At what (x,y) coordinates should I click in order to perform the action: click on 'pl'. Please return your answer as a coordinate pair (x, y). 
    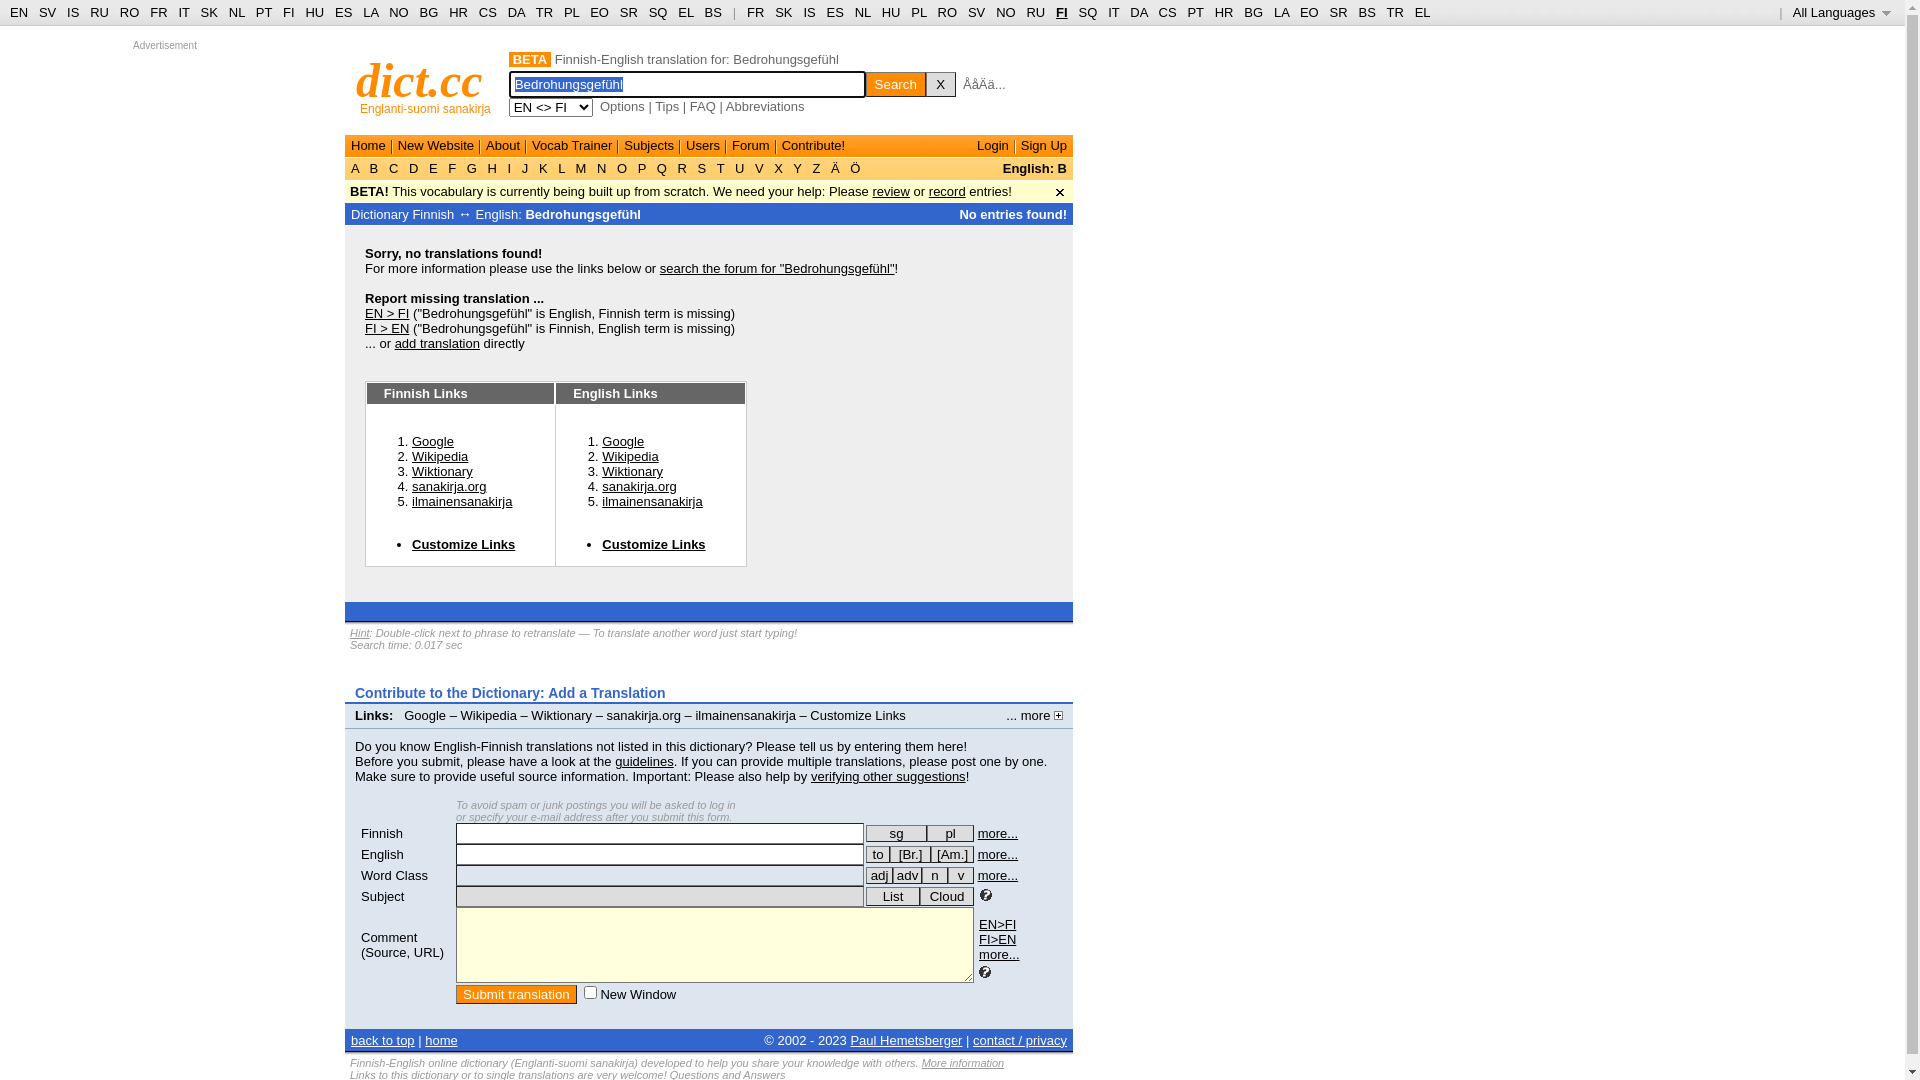
    Looking at the image, I should click on (949, 833).